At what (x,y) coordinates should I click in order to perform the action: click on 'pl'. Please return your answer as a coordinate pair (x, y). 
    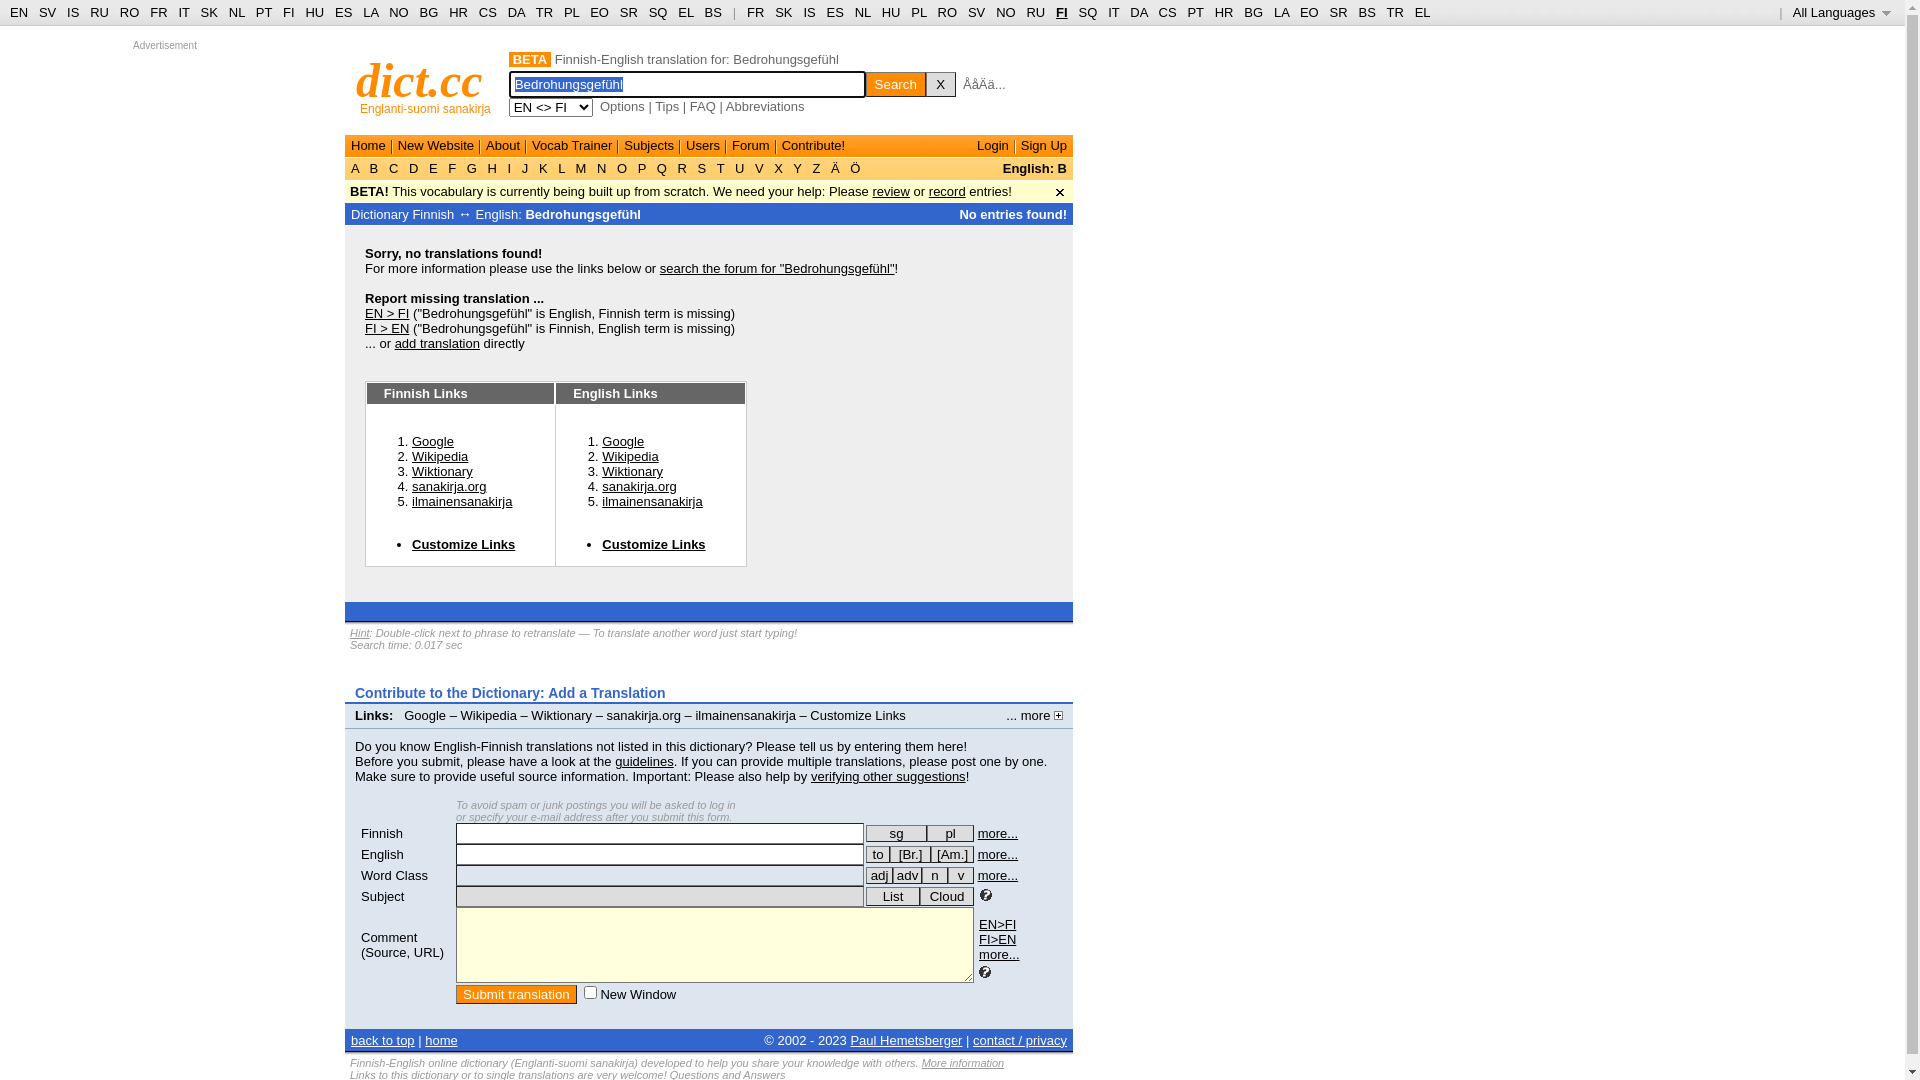
    Looking at the image, I should click on (949, 833).